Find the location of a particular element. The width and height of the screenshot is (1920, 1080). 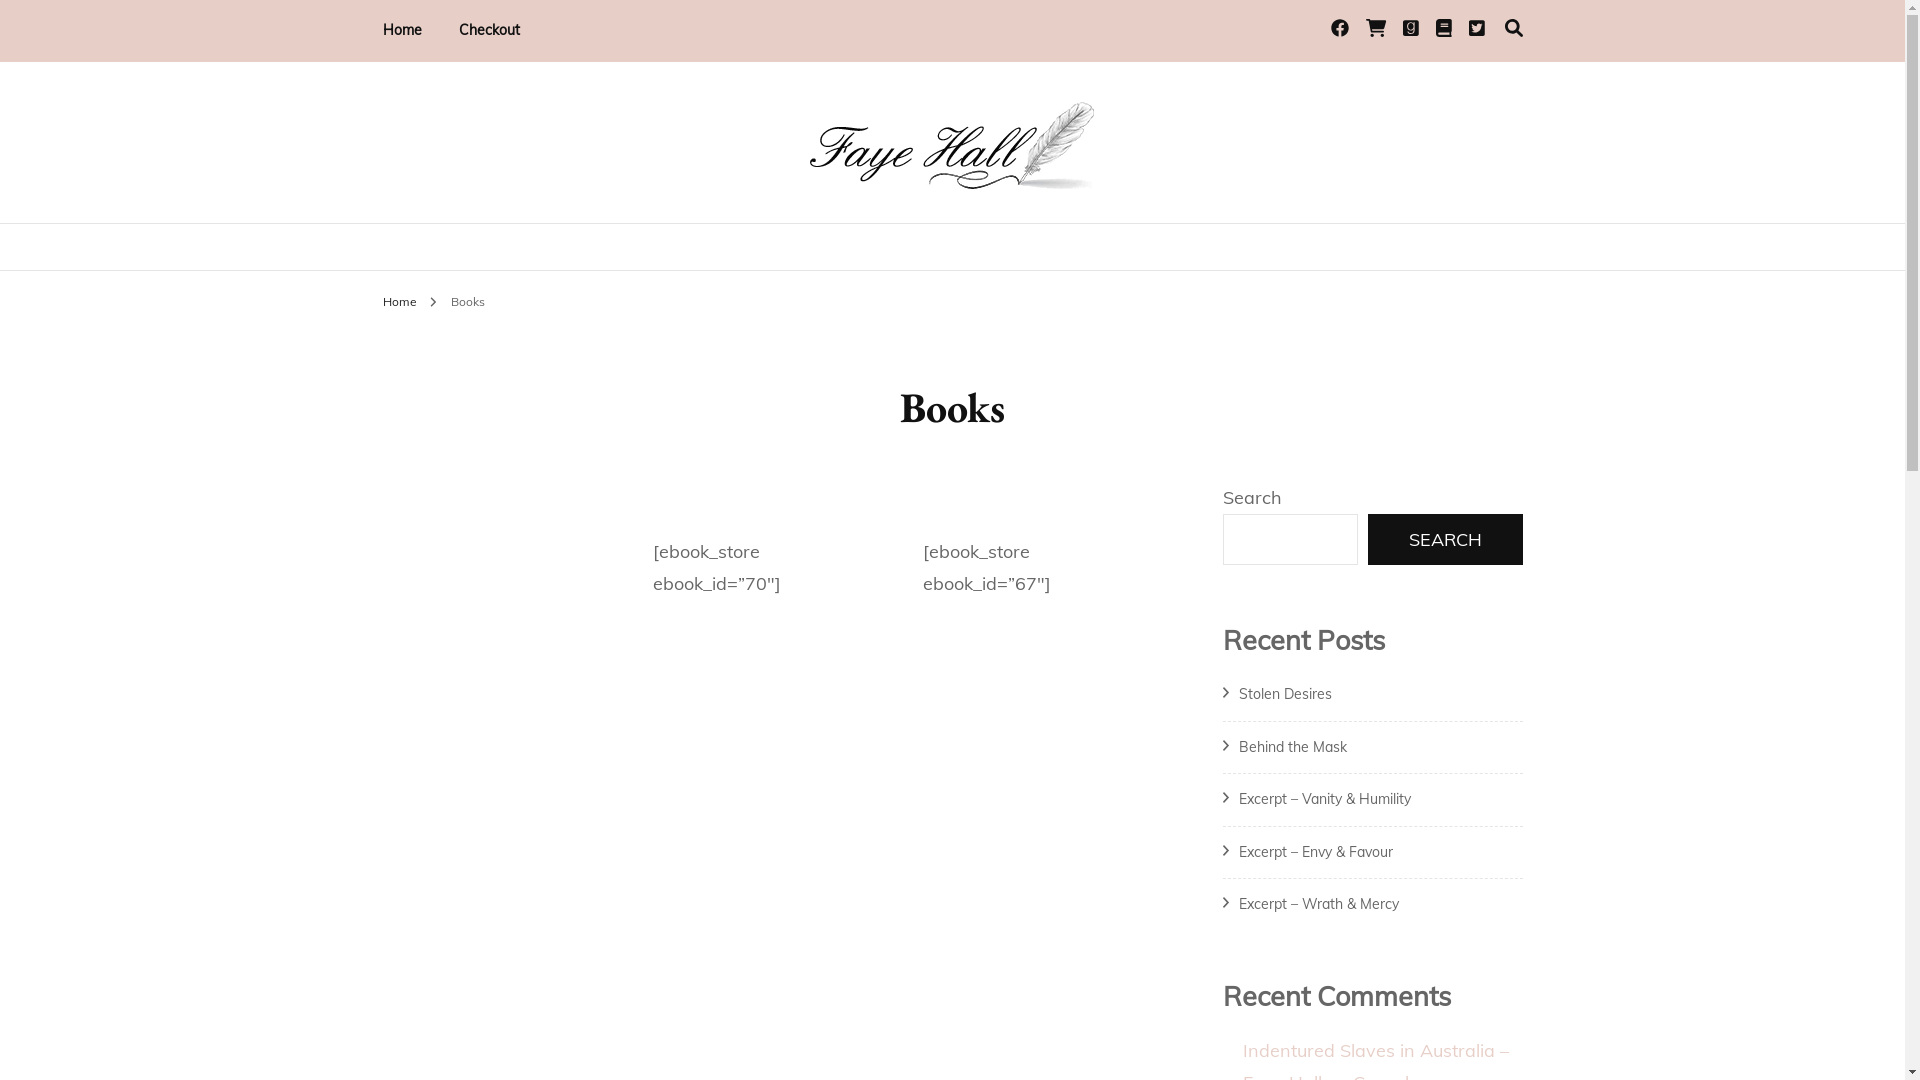

'Books' is located at coordinates (465, 301).